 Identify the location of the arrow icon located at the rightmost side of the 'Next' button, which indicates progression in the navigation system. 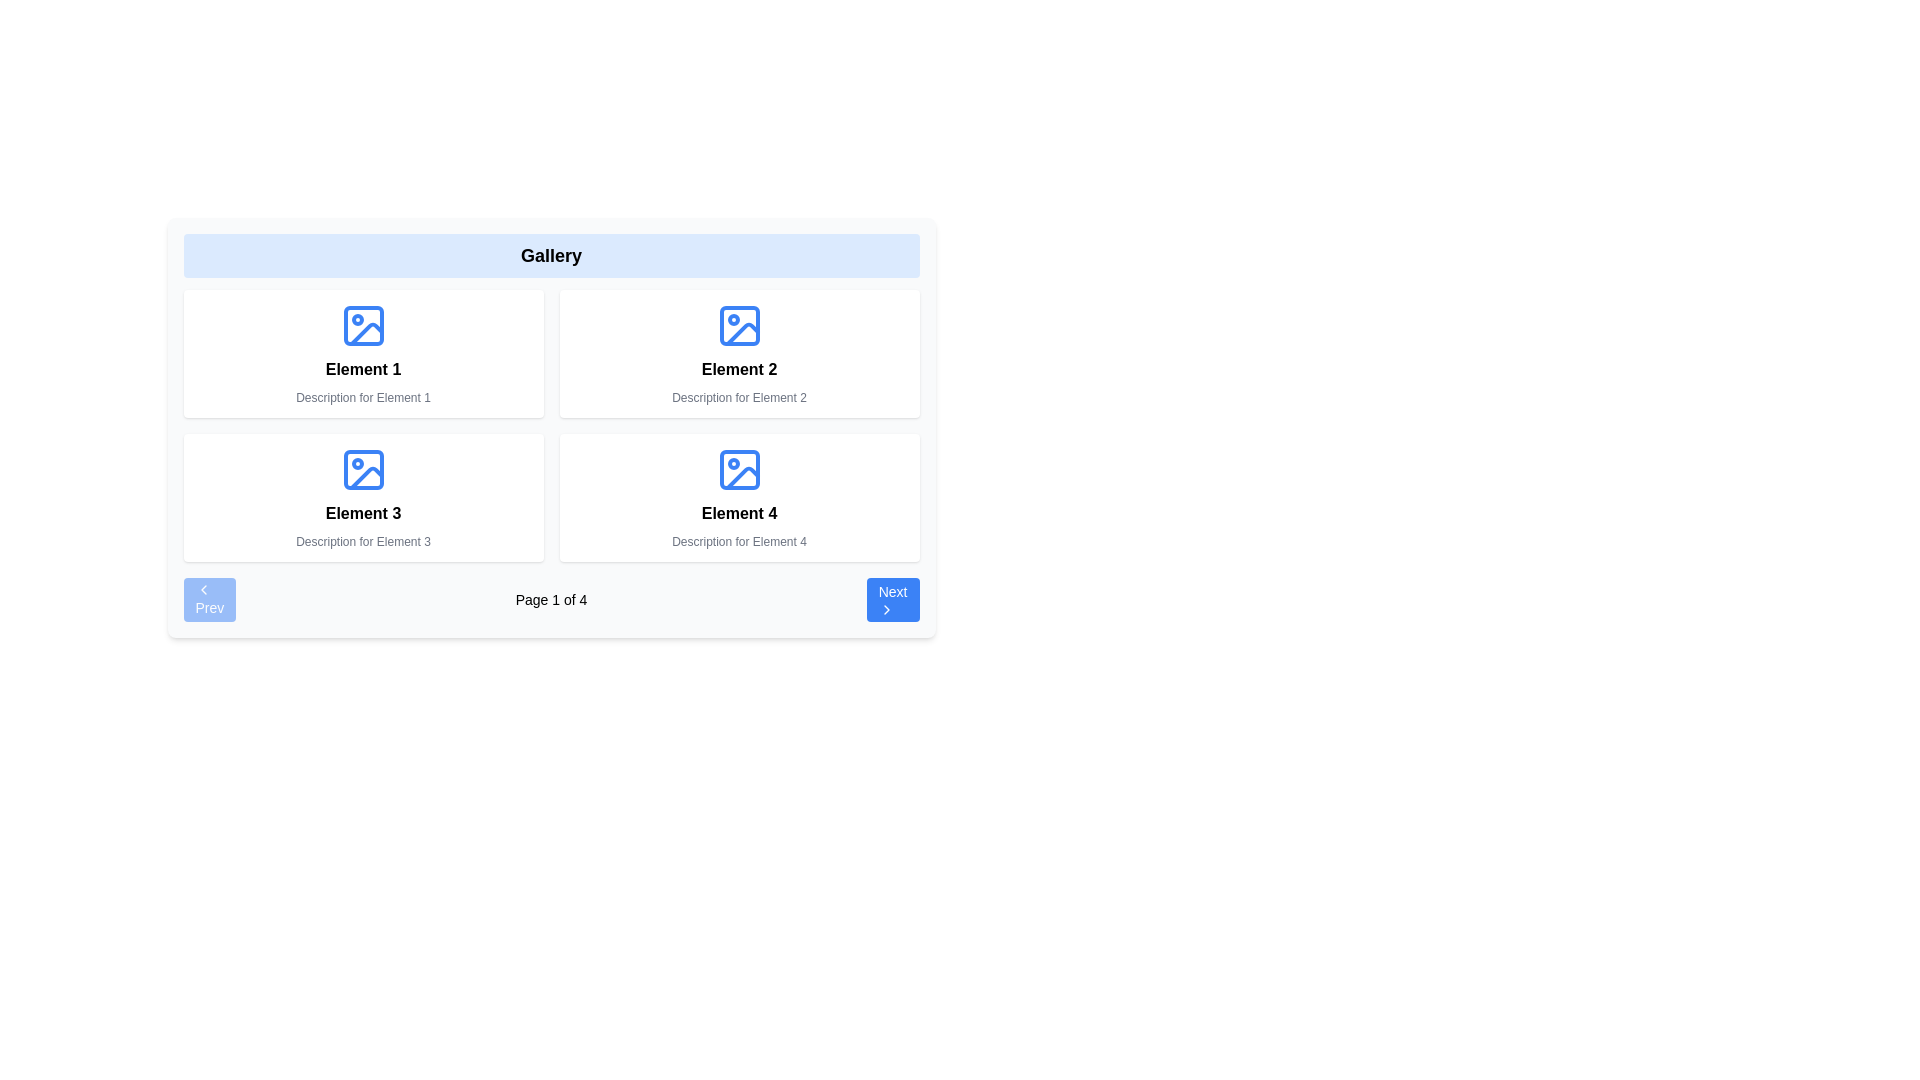
(885, 608).